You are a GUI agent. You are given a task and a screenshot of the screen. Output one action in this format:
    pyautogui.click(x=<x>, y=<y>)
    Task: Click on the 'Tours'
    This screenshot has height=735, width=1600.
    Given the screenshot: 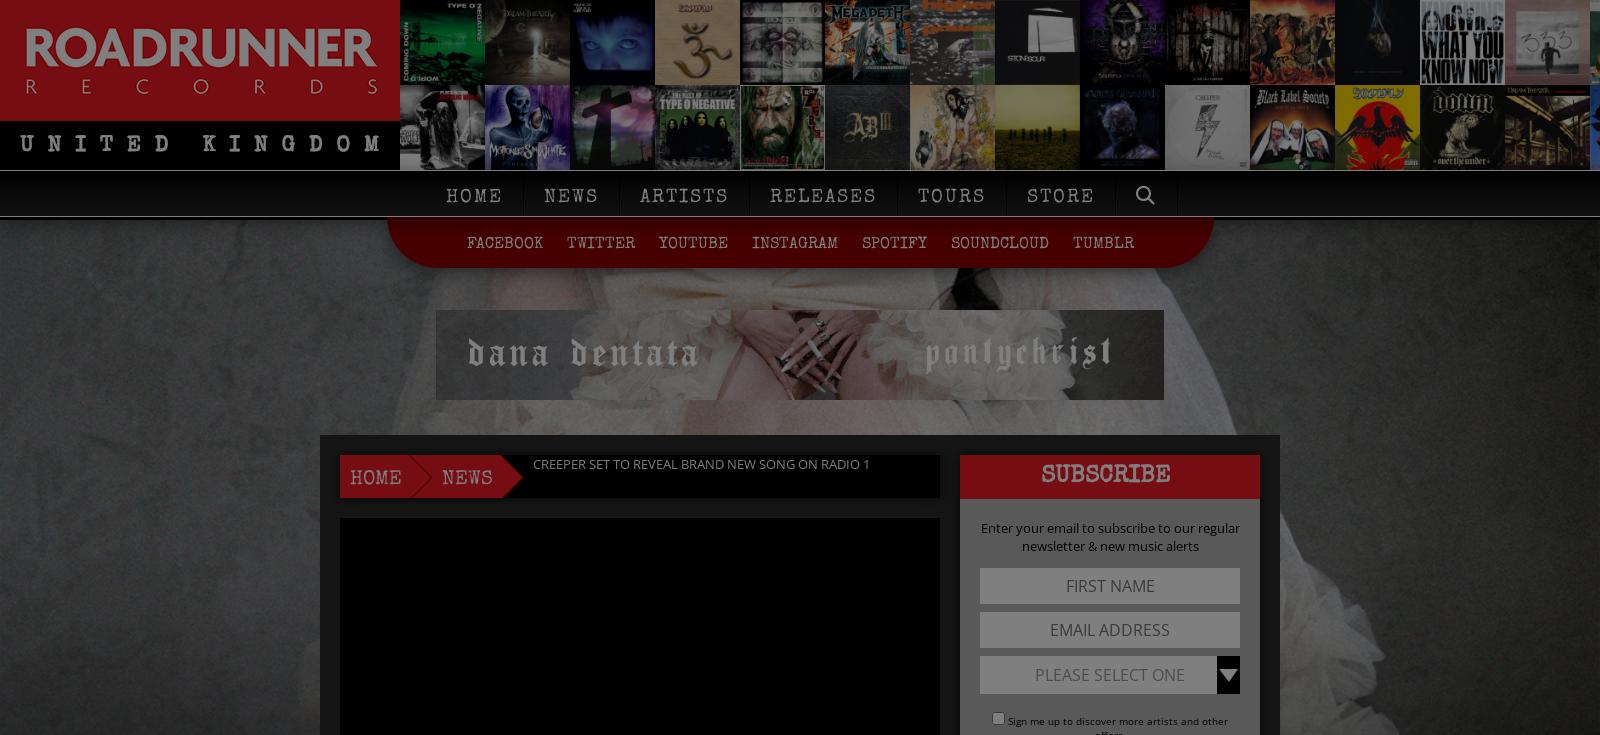 What is the action you would take?
    pyautogui.click(x=916, y=198)
    